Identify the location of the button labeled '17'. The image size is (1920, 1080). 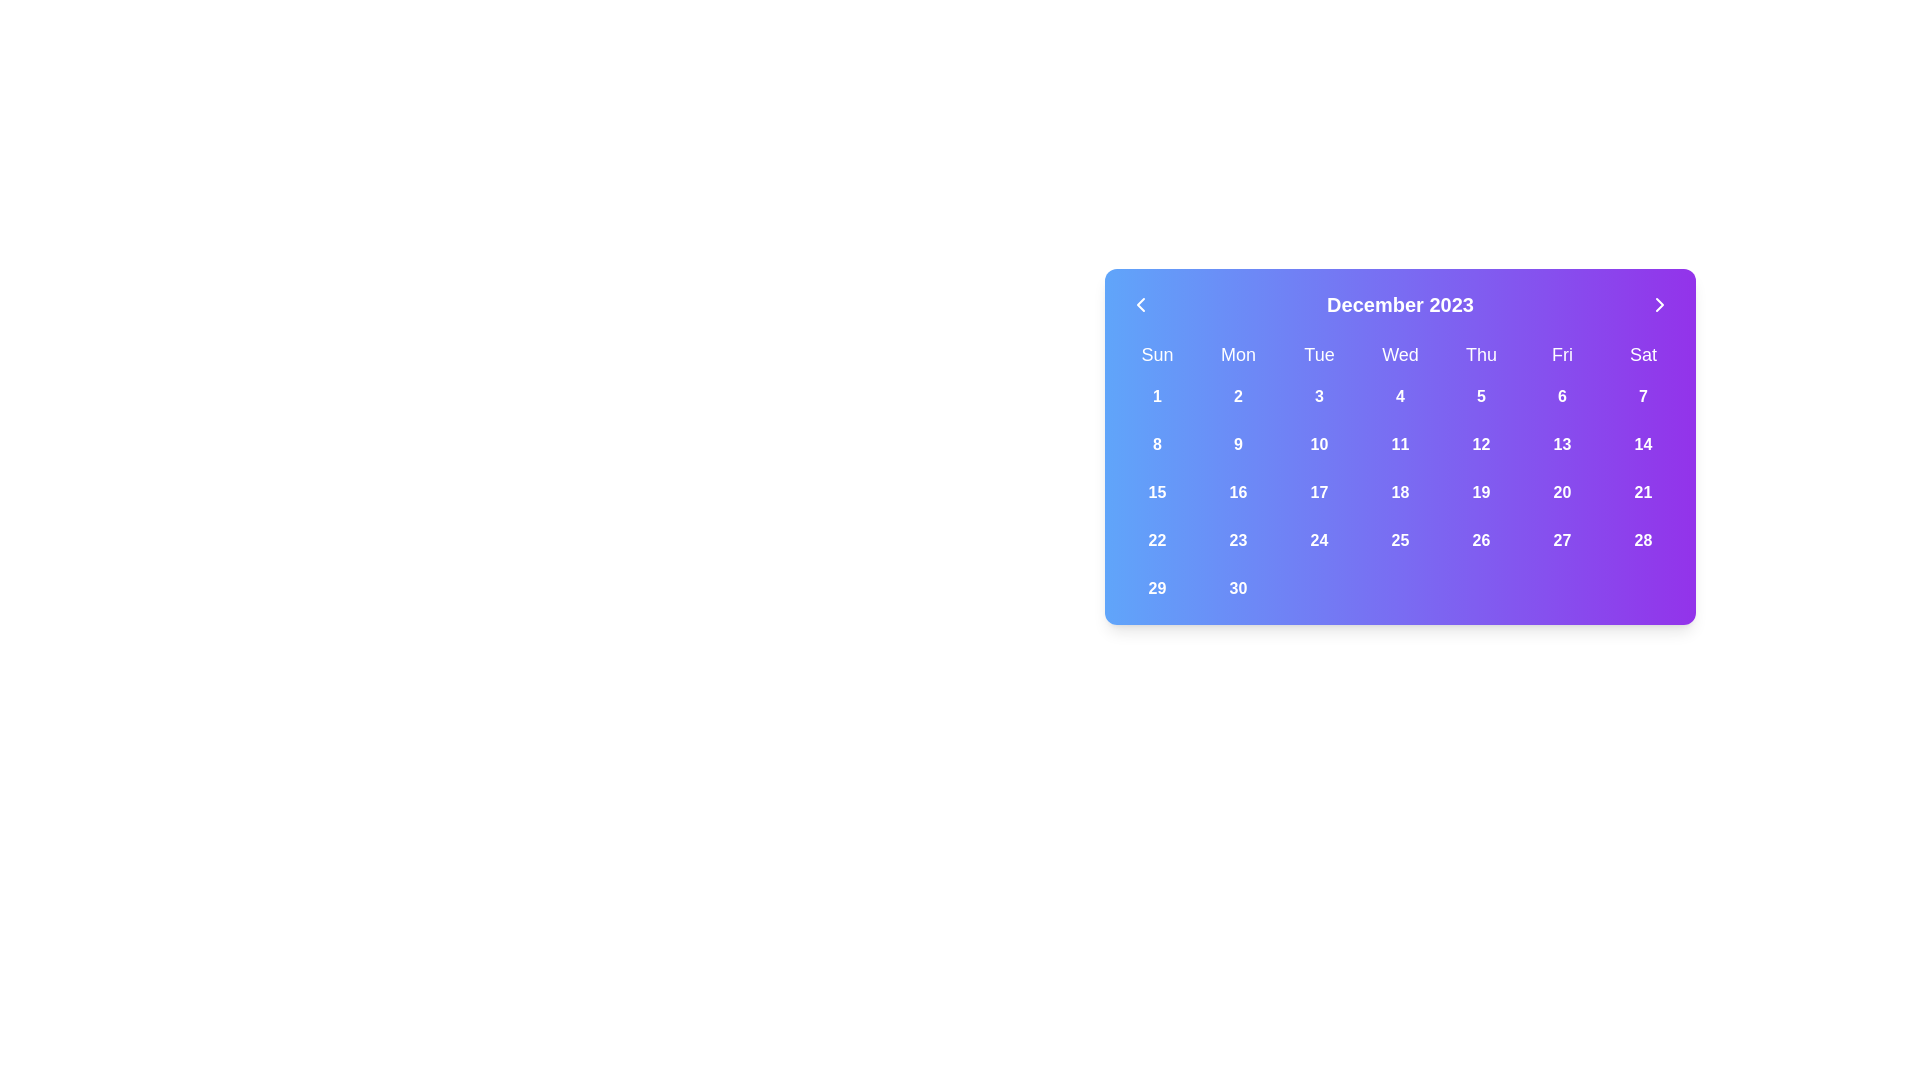
(1319, 493).